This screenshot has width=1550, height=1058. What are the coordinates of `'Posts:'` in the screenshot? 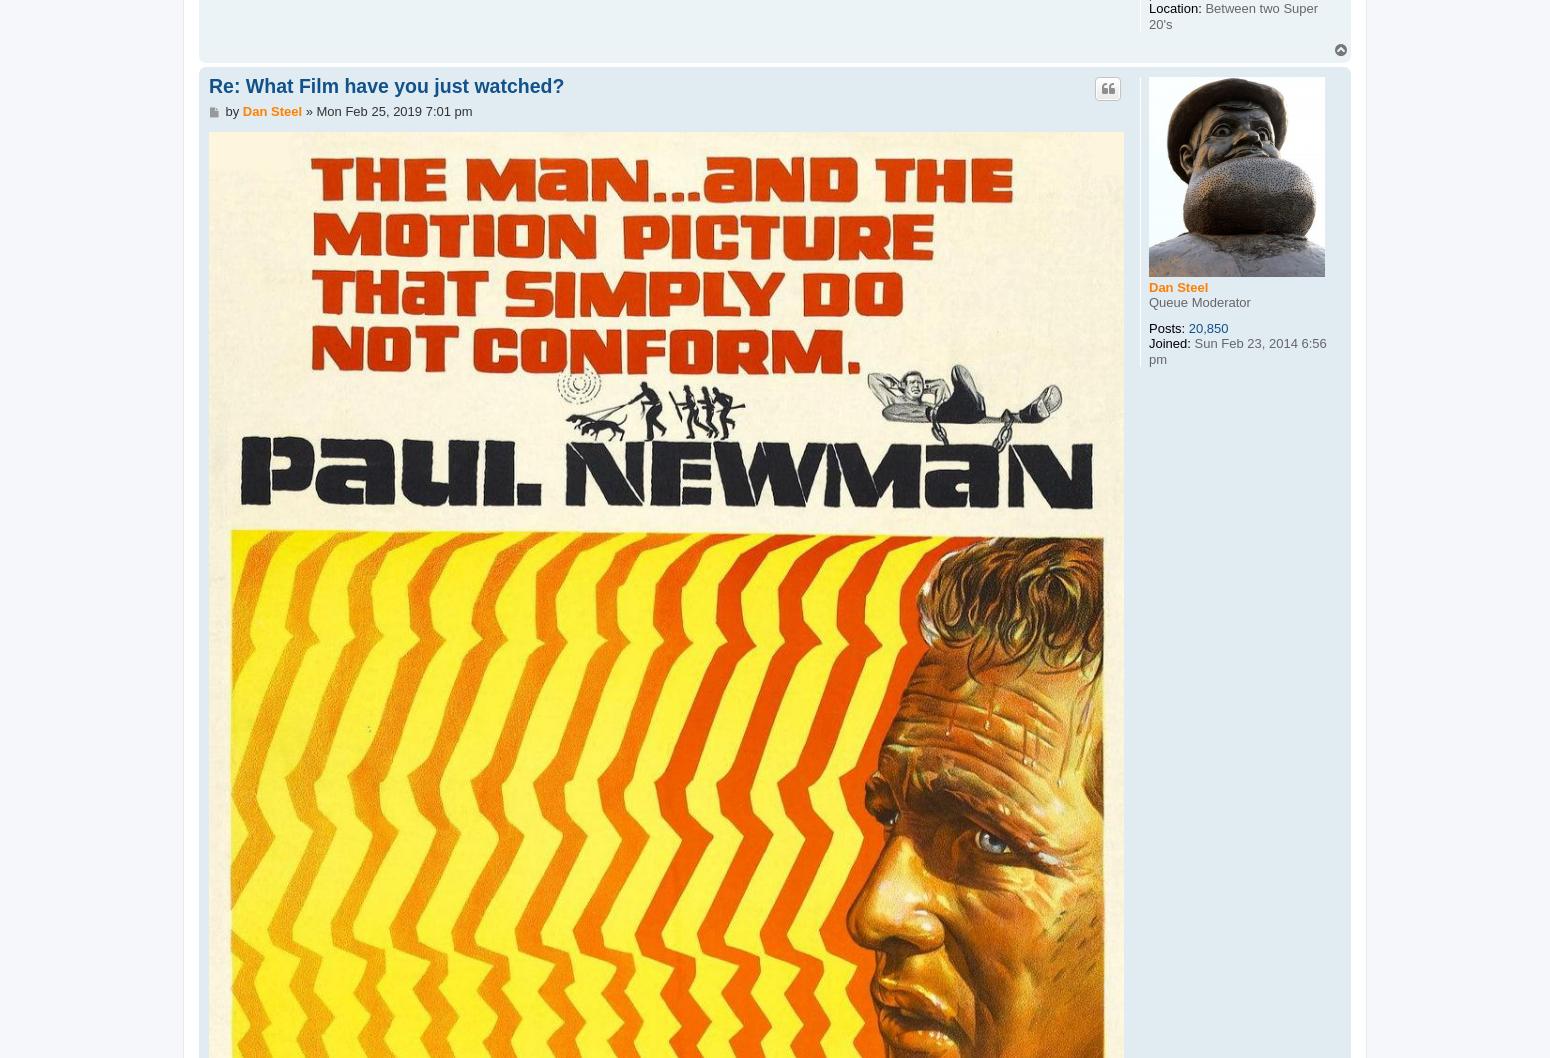 It's located at (1166, 326).